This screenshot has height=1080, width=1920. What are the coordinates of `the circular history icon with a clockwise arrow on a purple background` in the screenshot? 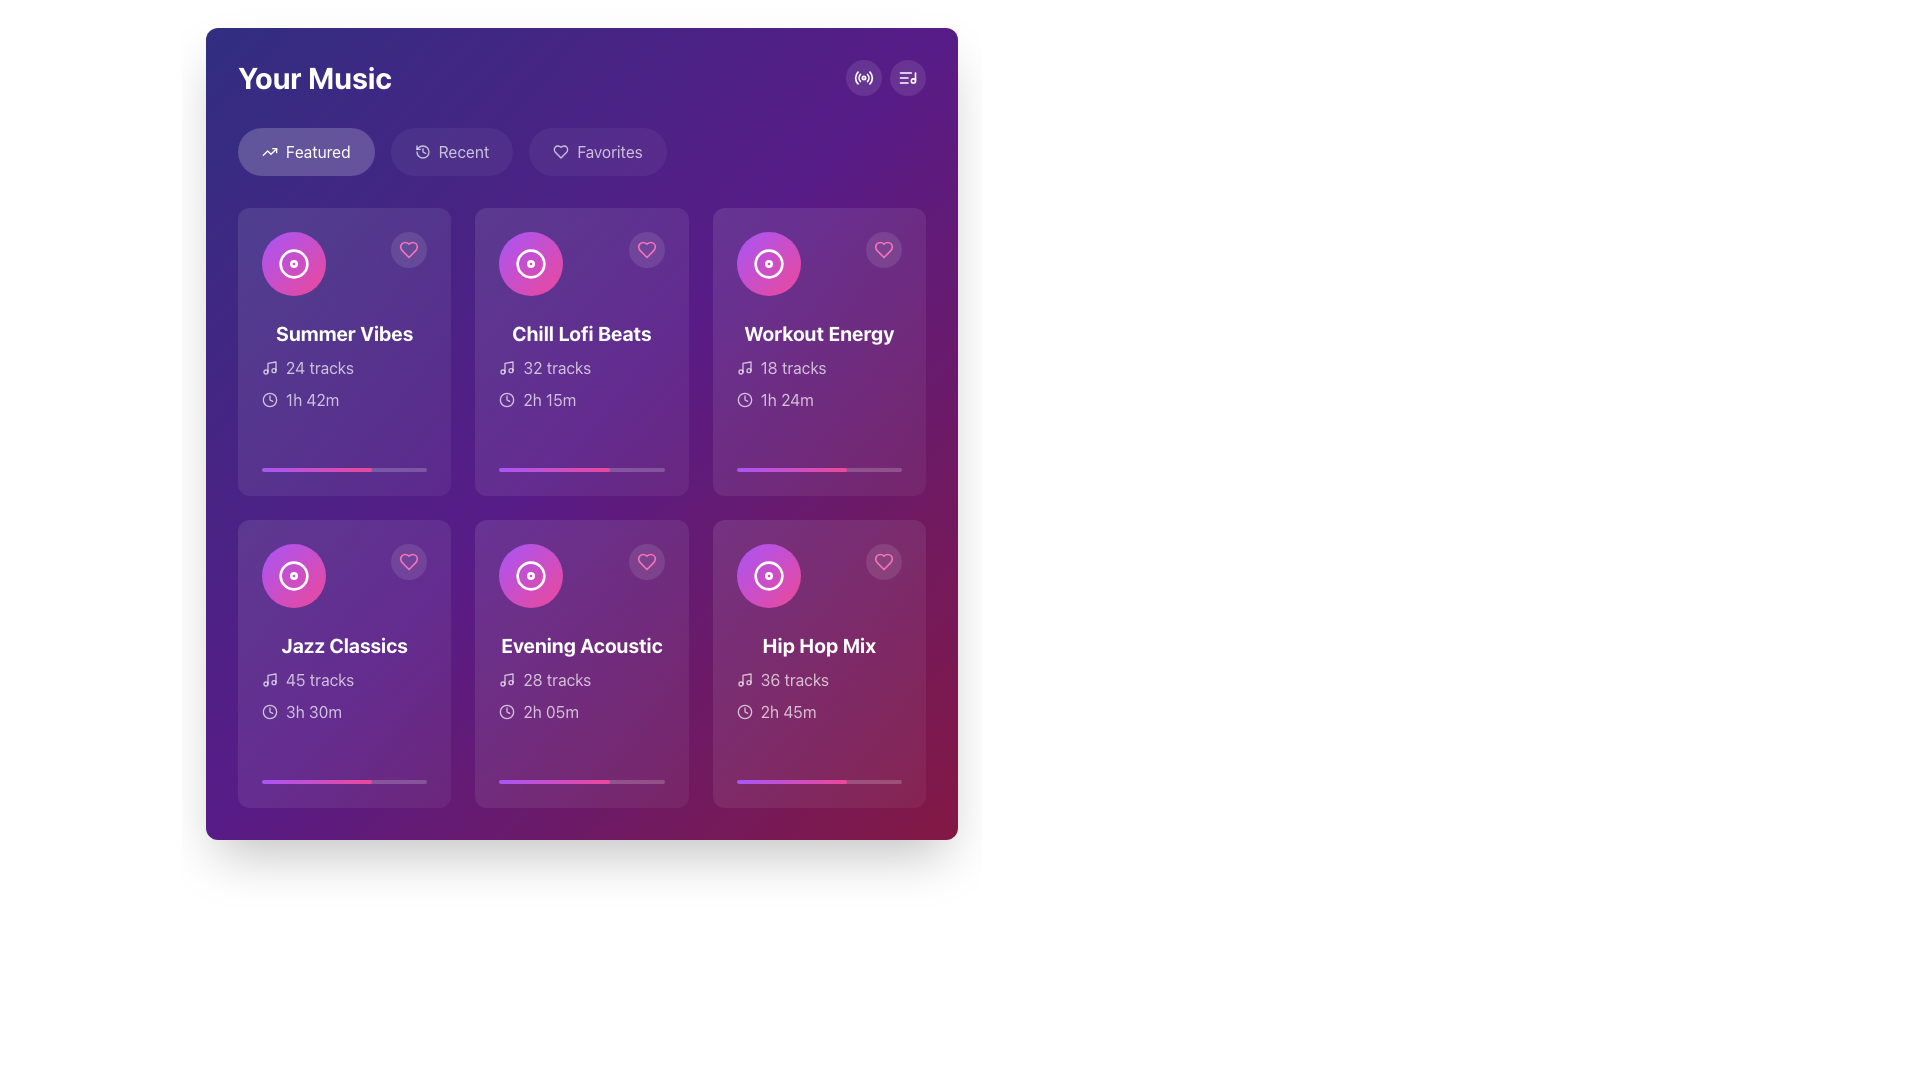 It's located at (421, 150).